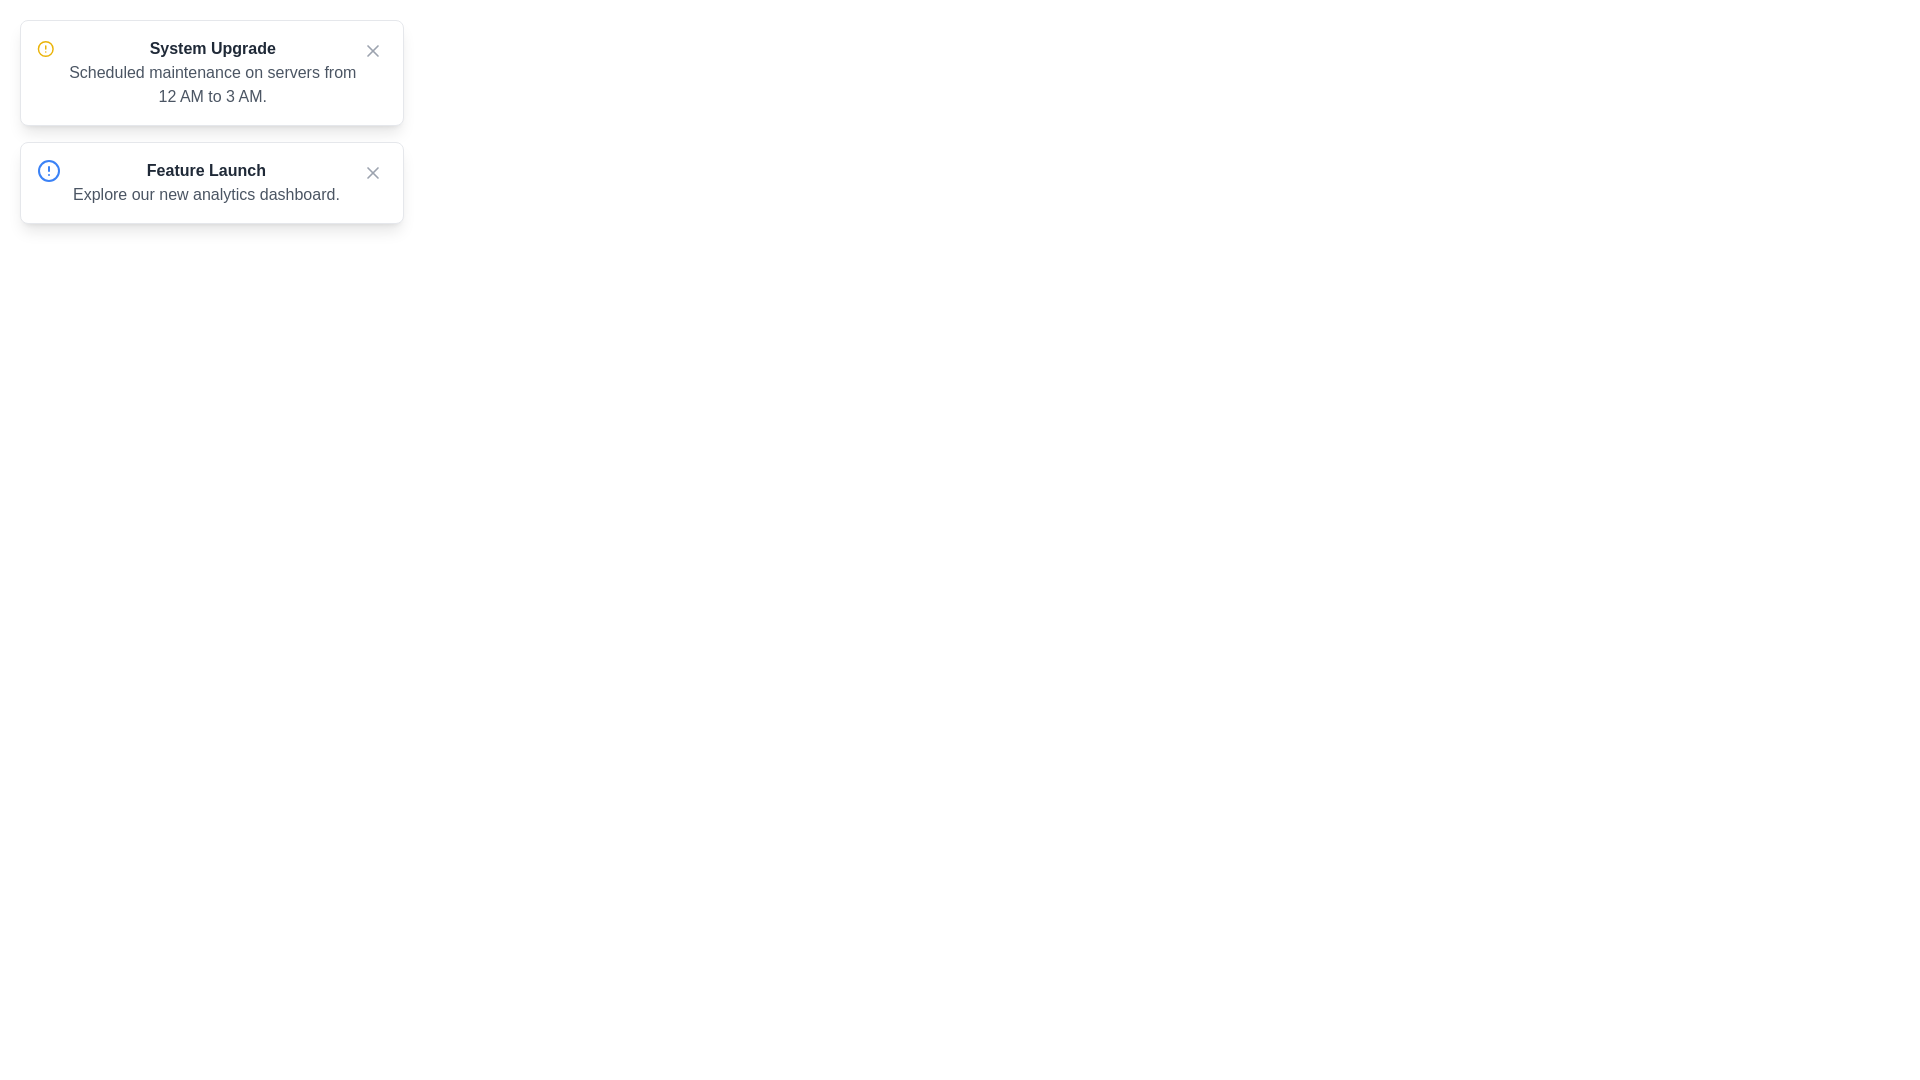 The image size is (1920, 1080). Describe the element at coordinates (44, 48) in the screenshot. I see `the notification icon to inspect it` at that location.